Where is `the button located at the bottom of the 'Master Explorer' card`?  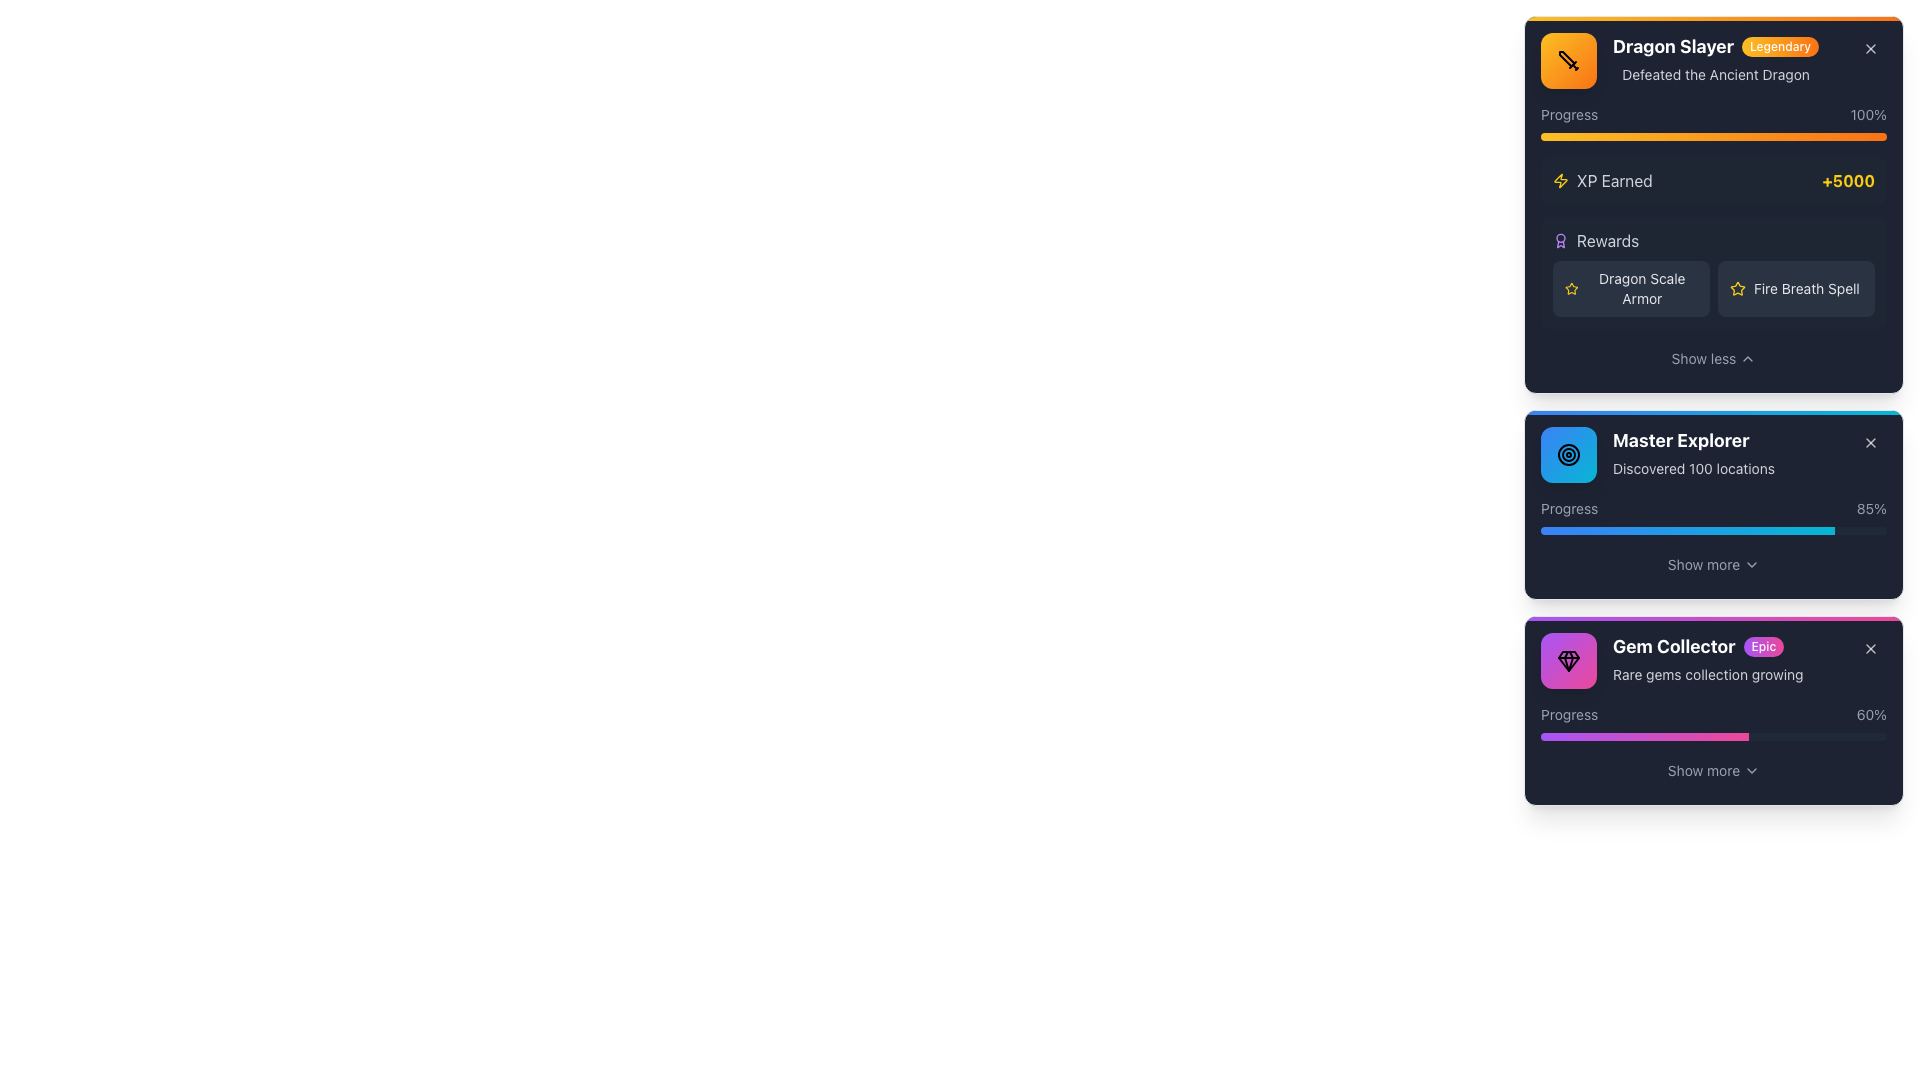
the button located at the bottom of the 'Master Explorer' card is located at coordinates (1712, 564).